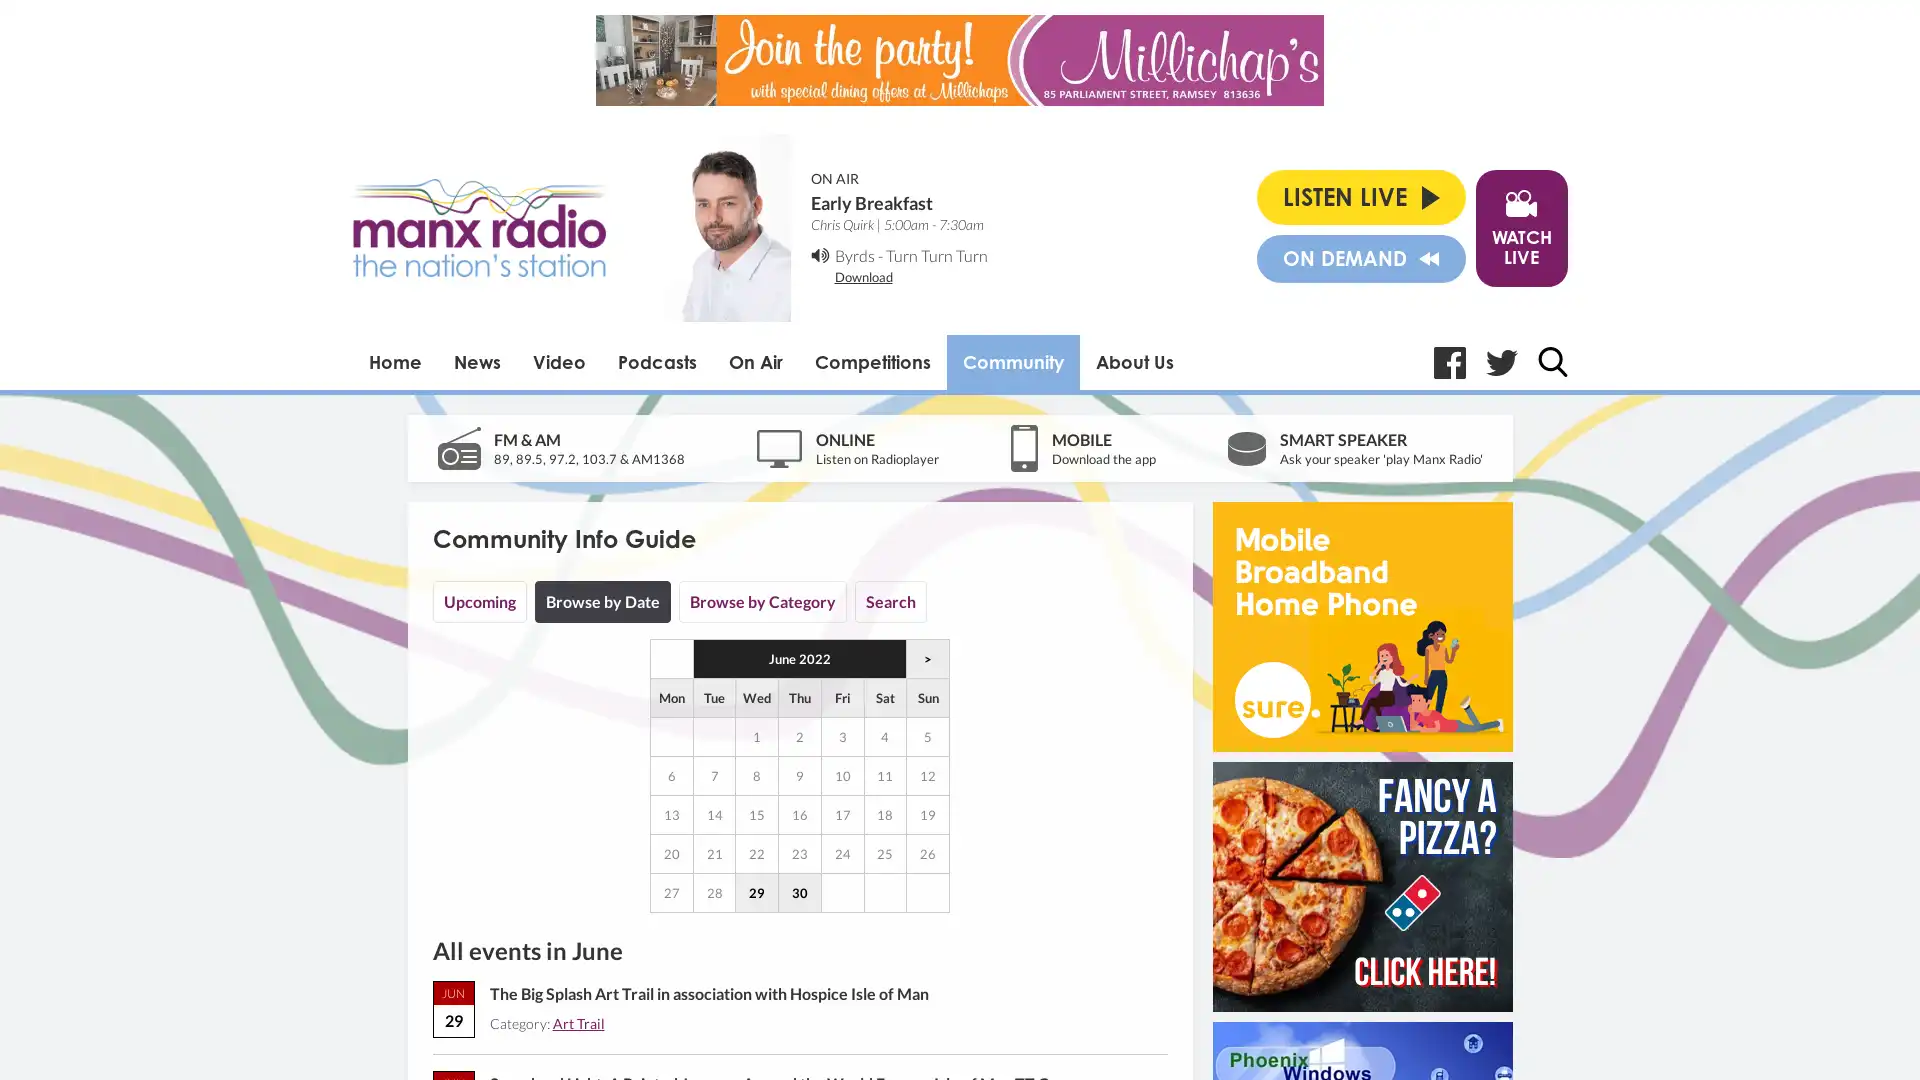 The height and width of the screenshot is (1080, 1920). What do you see at coordinates (1550, 361) in the screenshot?
I see `Toggle Search Visibility` at bounding box center [1550, 361].